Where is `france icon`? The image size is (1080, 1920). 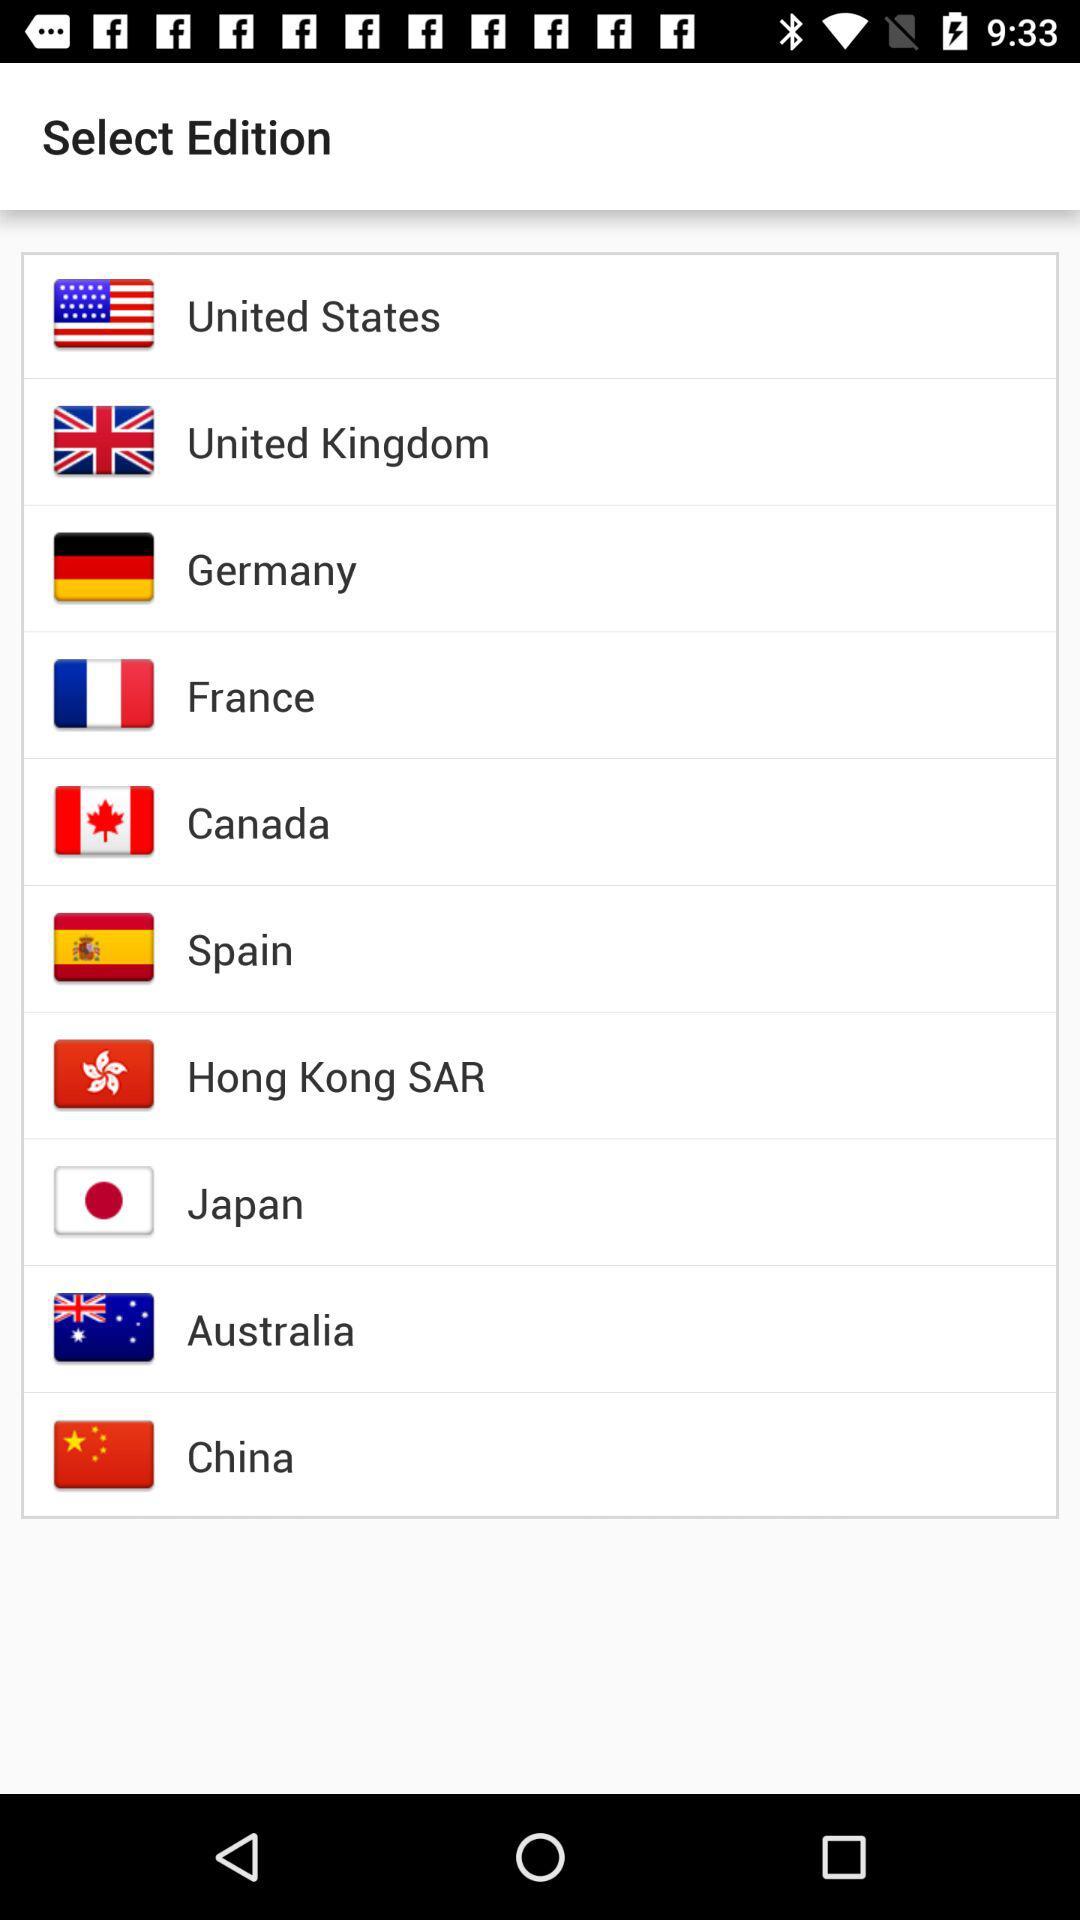 france icon is located at coordinates (249, 695).